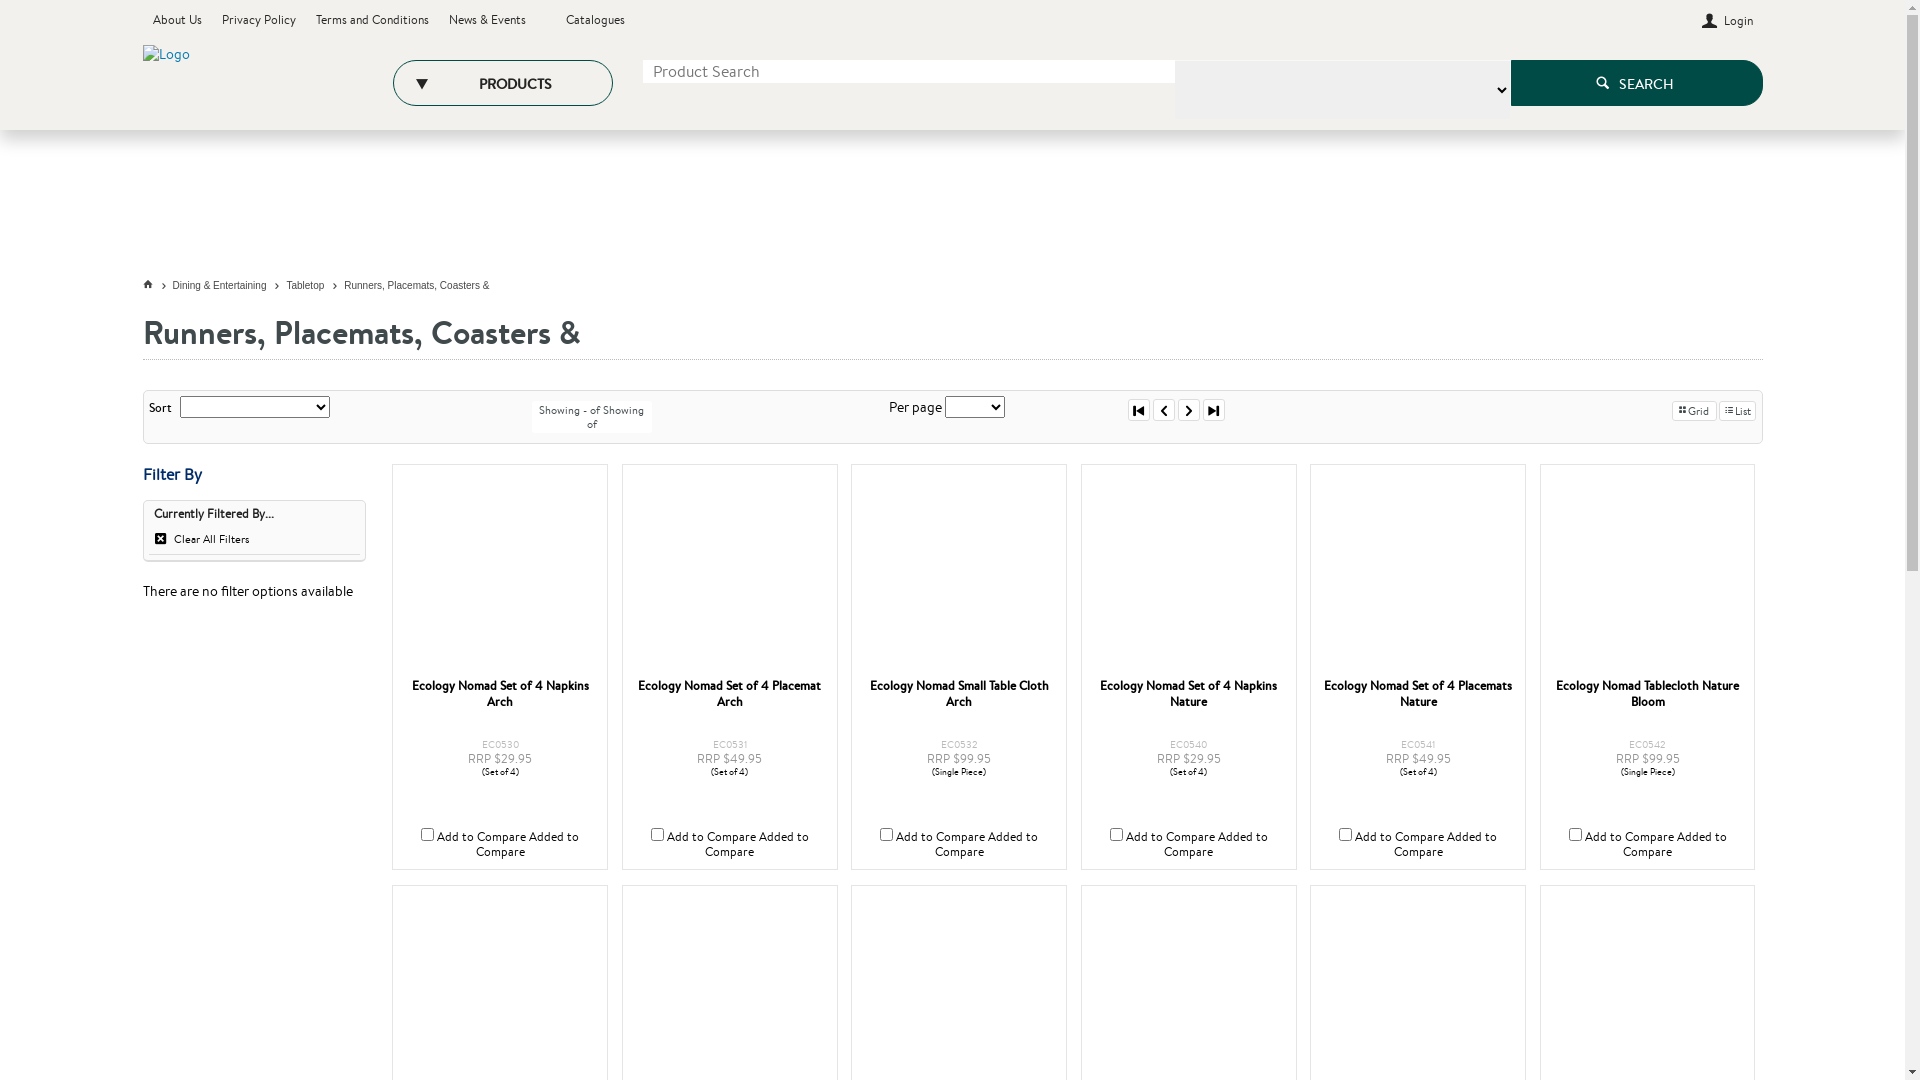 This screenshot has height=1080, width=1920. What do you see at coordinates (229, 286) in the screenshot?
I see `'Dining & Entertaining'` at bounding box center [229, 286].